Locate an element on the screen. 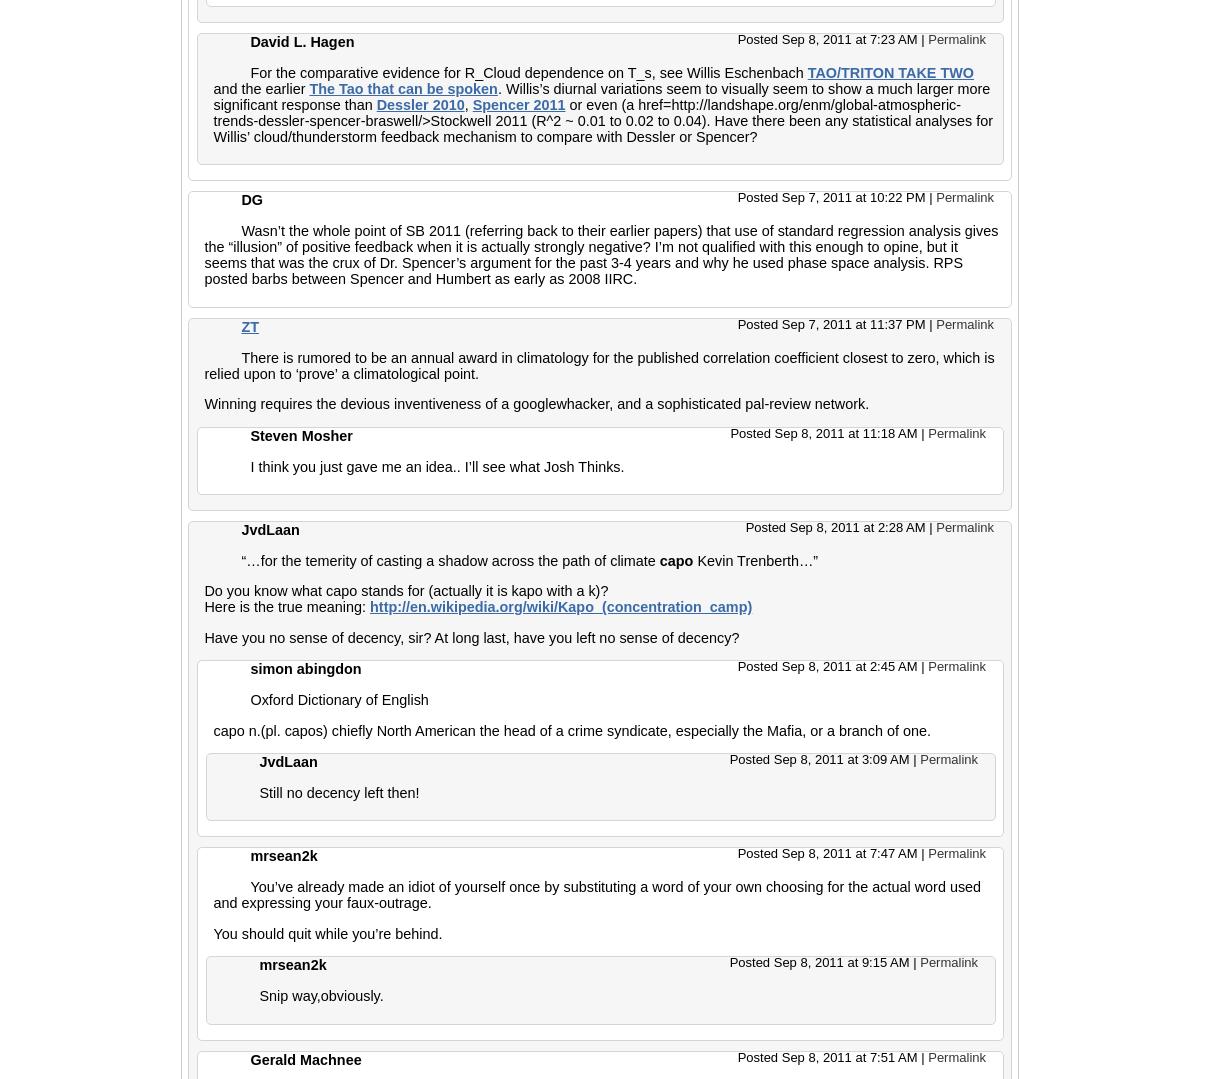 The image size is (1212, 1079). 'Do you know what capo stands for (actually it is kapo with a k)?' is located at coordinates (202, 590).